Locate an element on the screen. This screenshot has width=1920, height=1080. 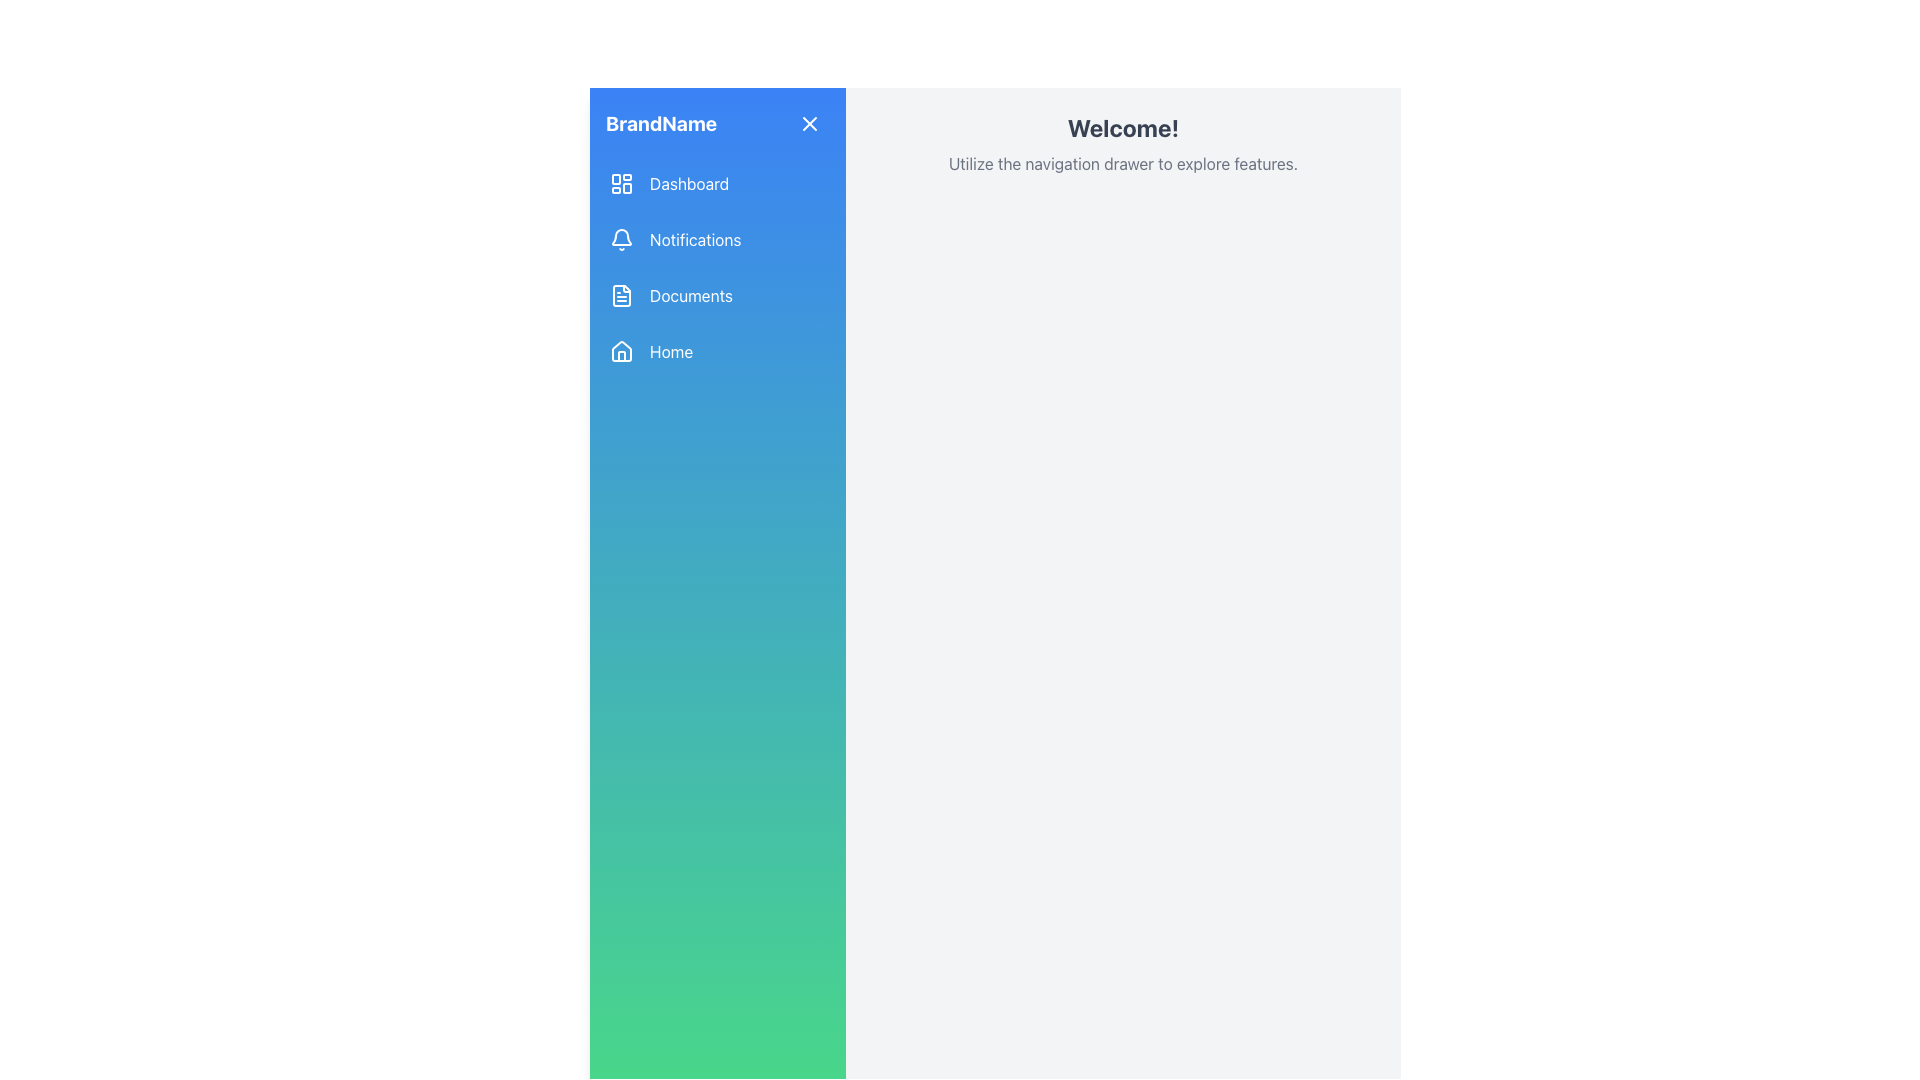
the small rectangular SVG shape with rounded corners that is part of the dashboard icon in the navigation sidebar, aligned vertically with the 'Dashboard' text is located at coordinates (626, 188).